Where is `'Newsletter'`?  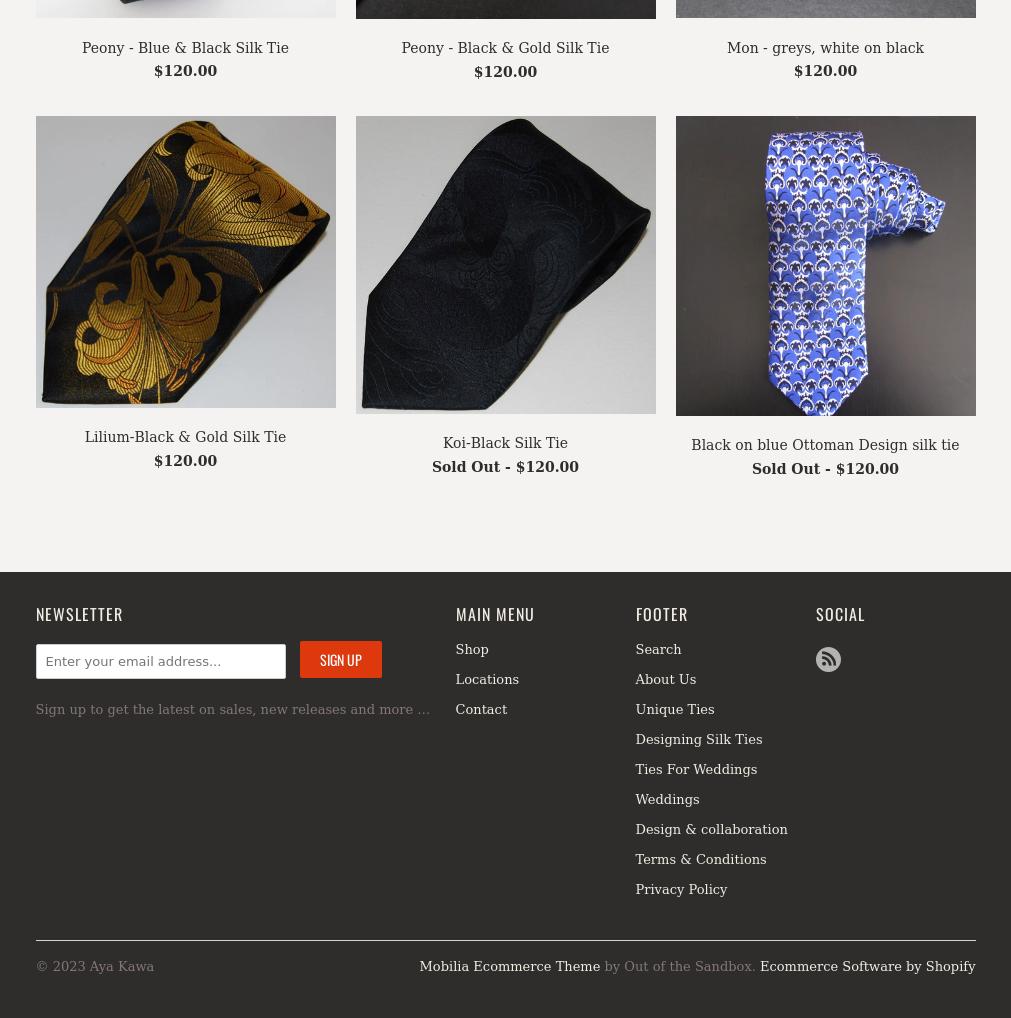
'Newsletter' is located at coordinates (77, 612).